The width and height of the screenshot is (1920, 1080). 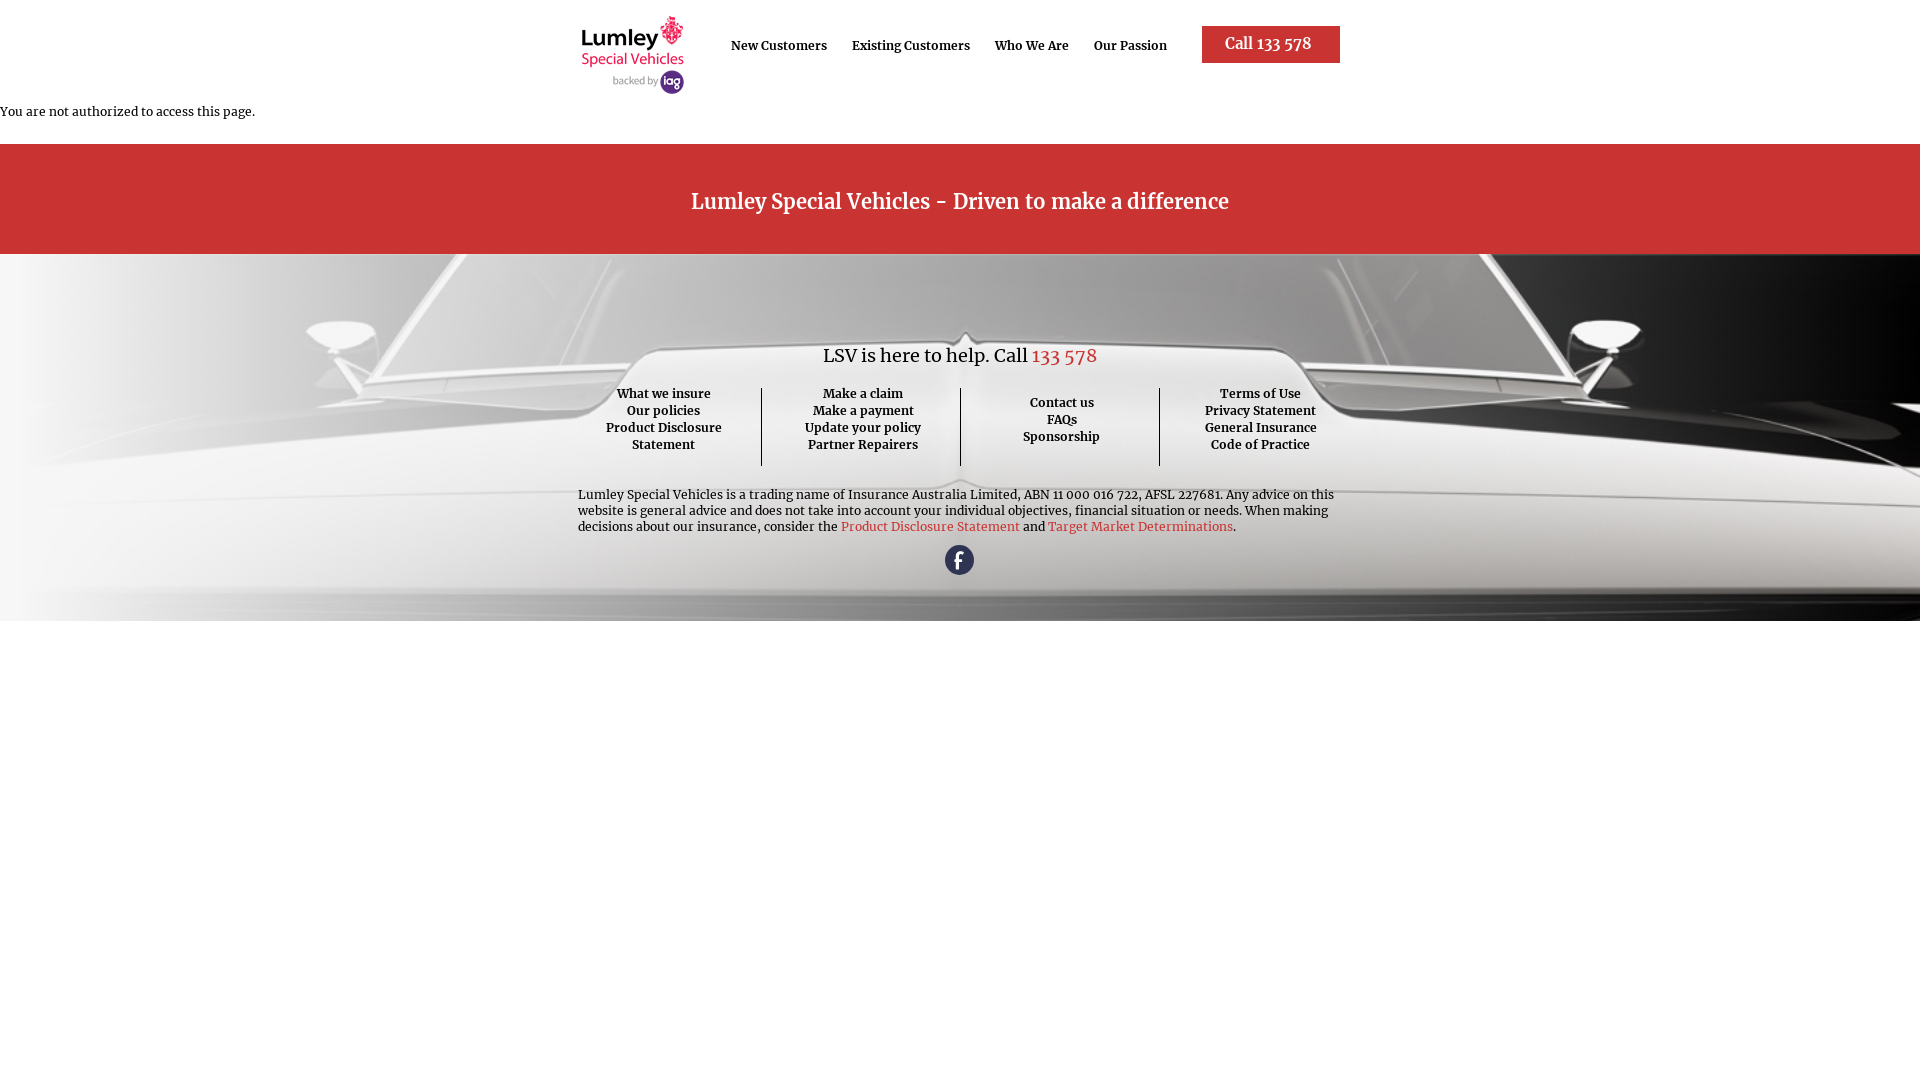 I want to click on 'Update your policy', so click(x=805, y=426).